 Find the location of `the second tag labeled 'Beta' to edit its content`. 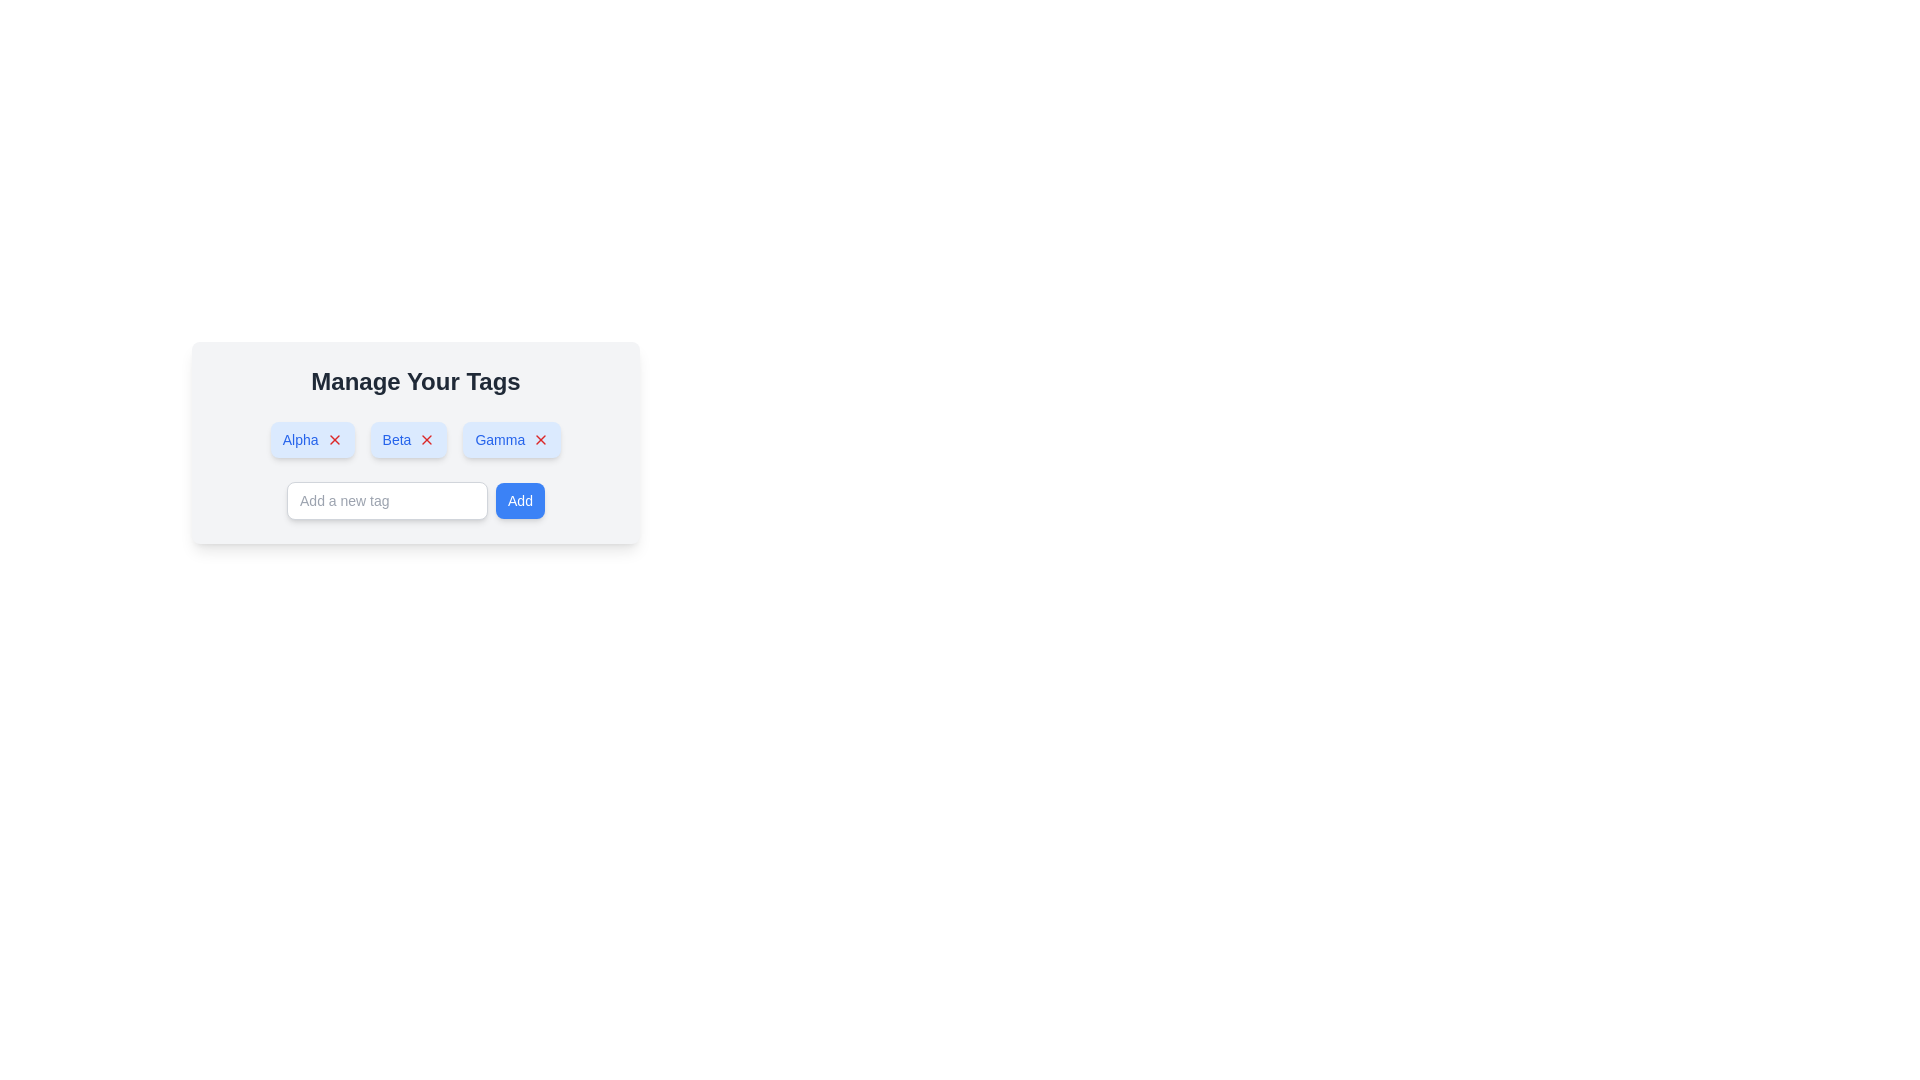

the second tag labeled 'Beta' to edit its content is located at coordinates (407, 438).